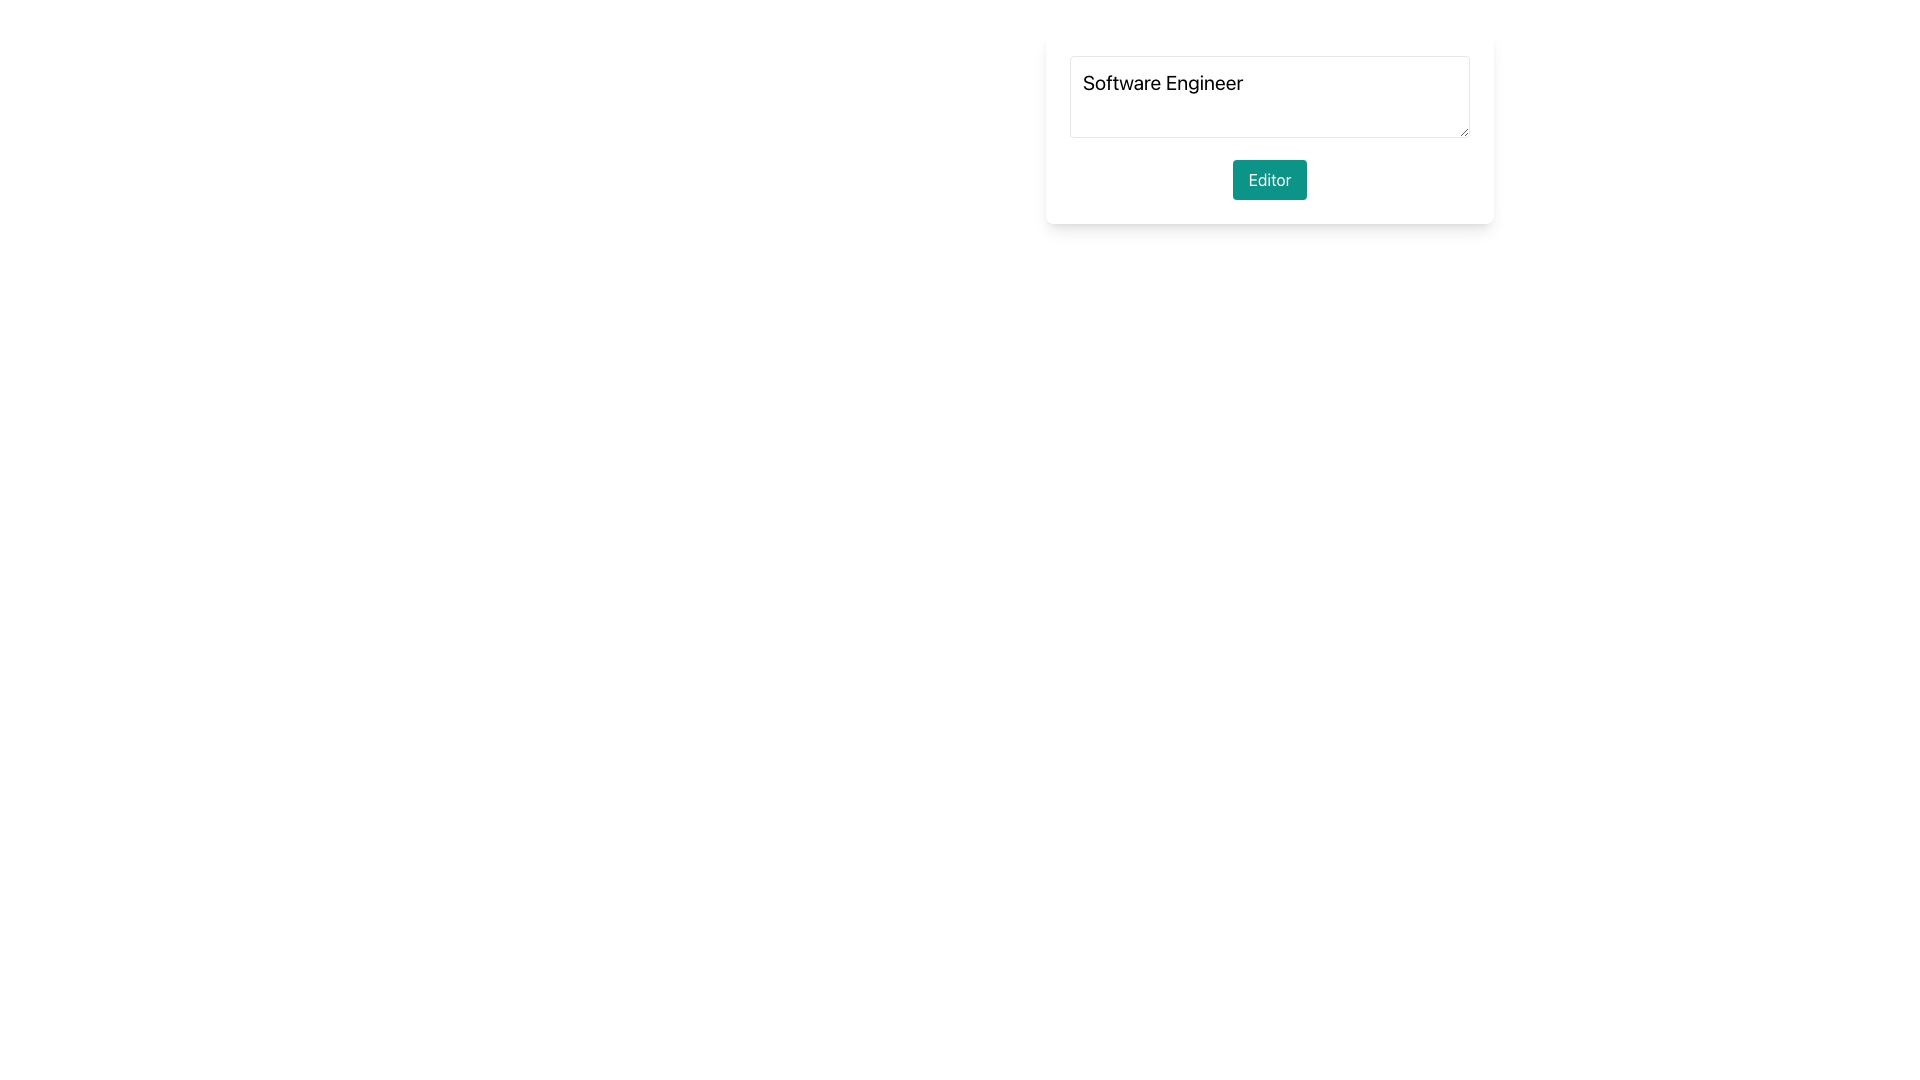 This screenshot has height=1080, width=1920. What do you see at coordinates (1269, 180) in the screenshot?
I see `the rectangular button with a teal background and white text reading 'Editor', located below the 'Software Engineer' text box` at bounding box center [1269, 180].